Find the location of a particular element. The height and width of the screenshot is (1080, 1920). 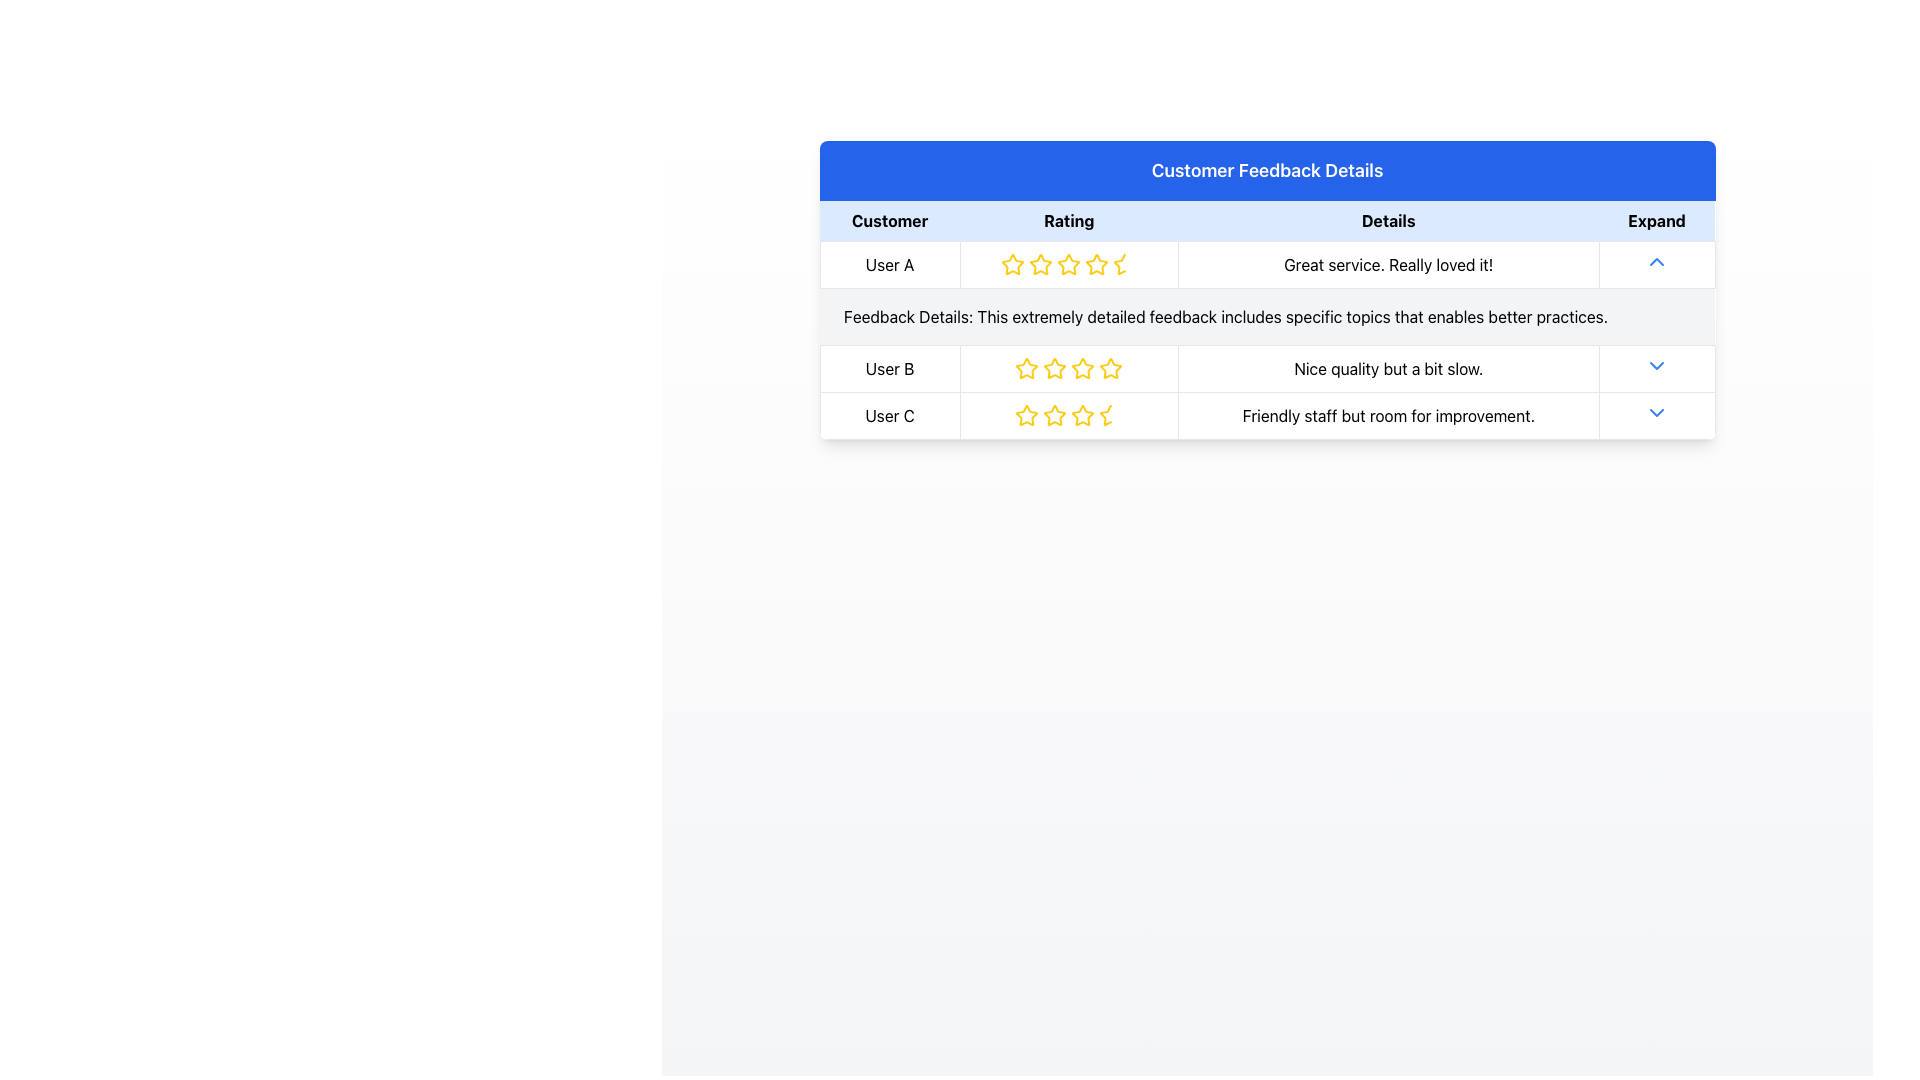

the 'Customer' text label, which is styled in bold and has a blue background, located in the header row of a table on the left side, next to the 'Rating' header is located at coordinates (889, 221).